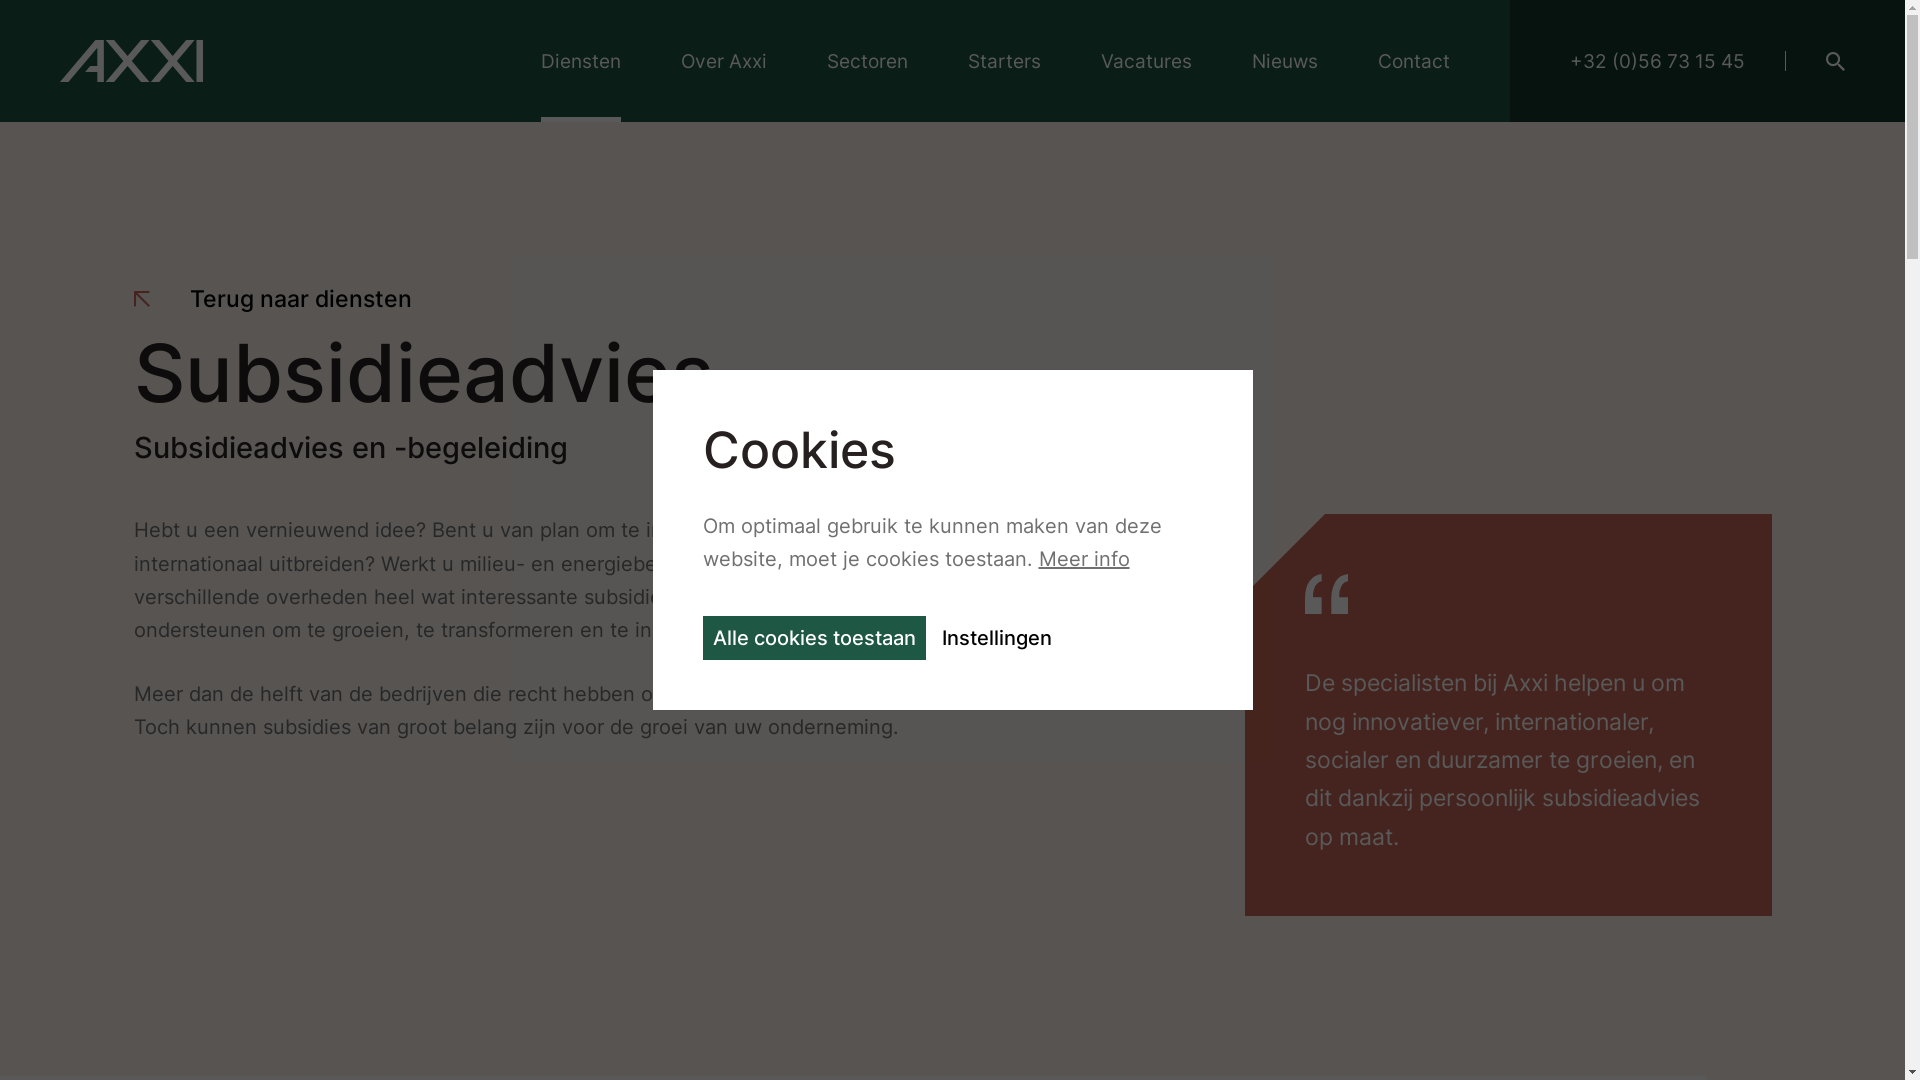  Describe the element at coordinates (813, 637) in the screenshot. I see `'Alle cookies toestaan'` at that location.